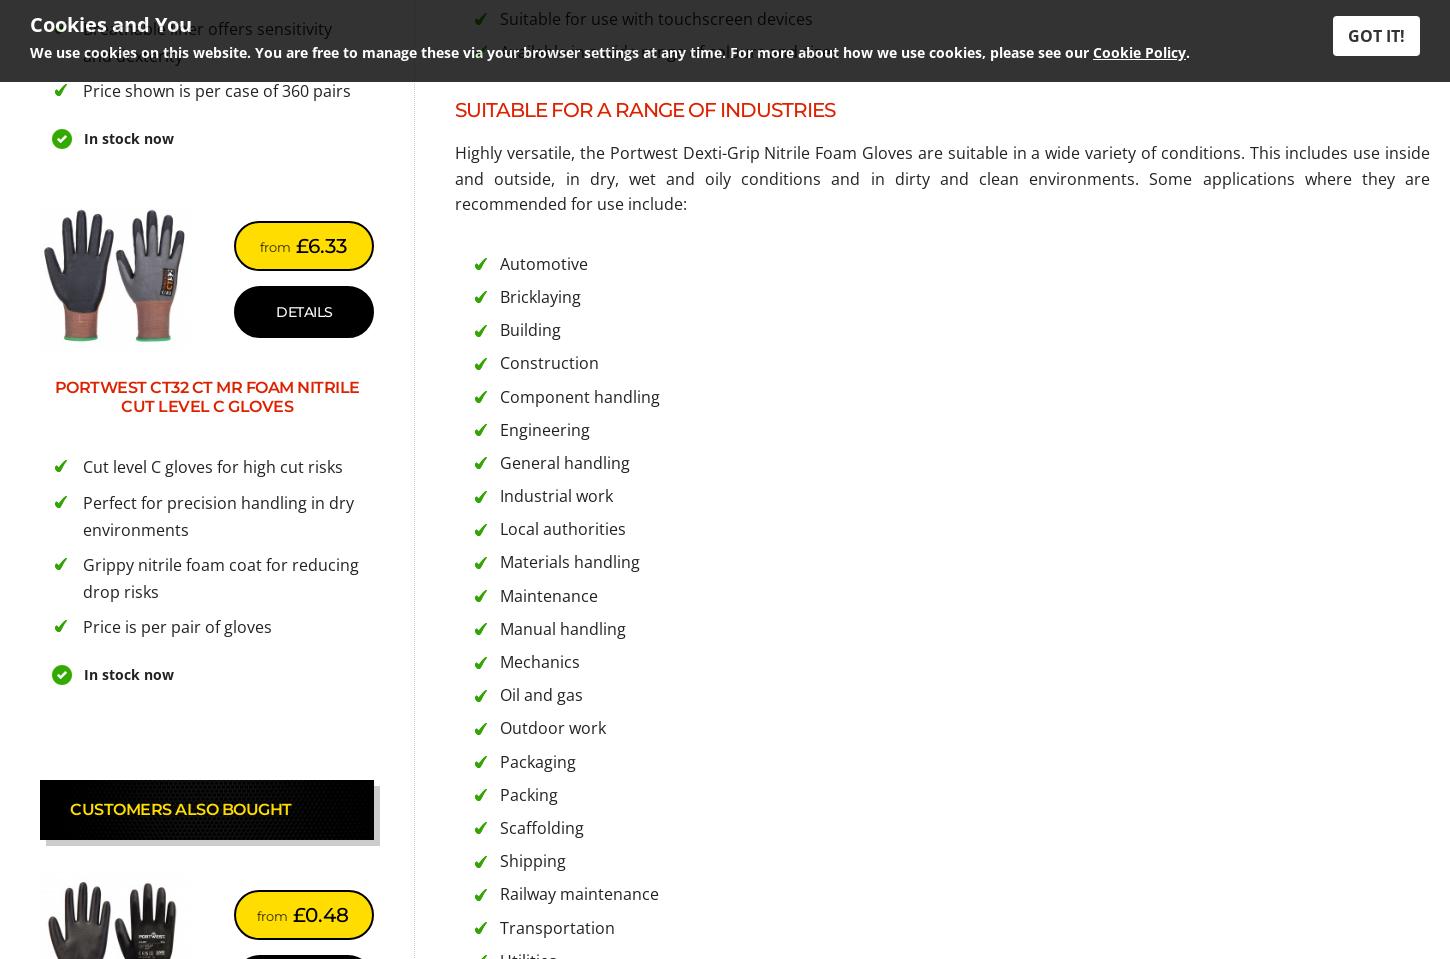  Describe the element at coordinates (499, 760) in the screenshot. I see `'Packaging'` at that location.